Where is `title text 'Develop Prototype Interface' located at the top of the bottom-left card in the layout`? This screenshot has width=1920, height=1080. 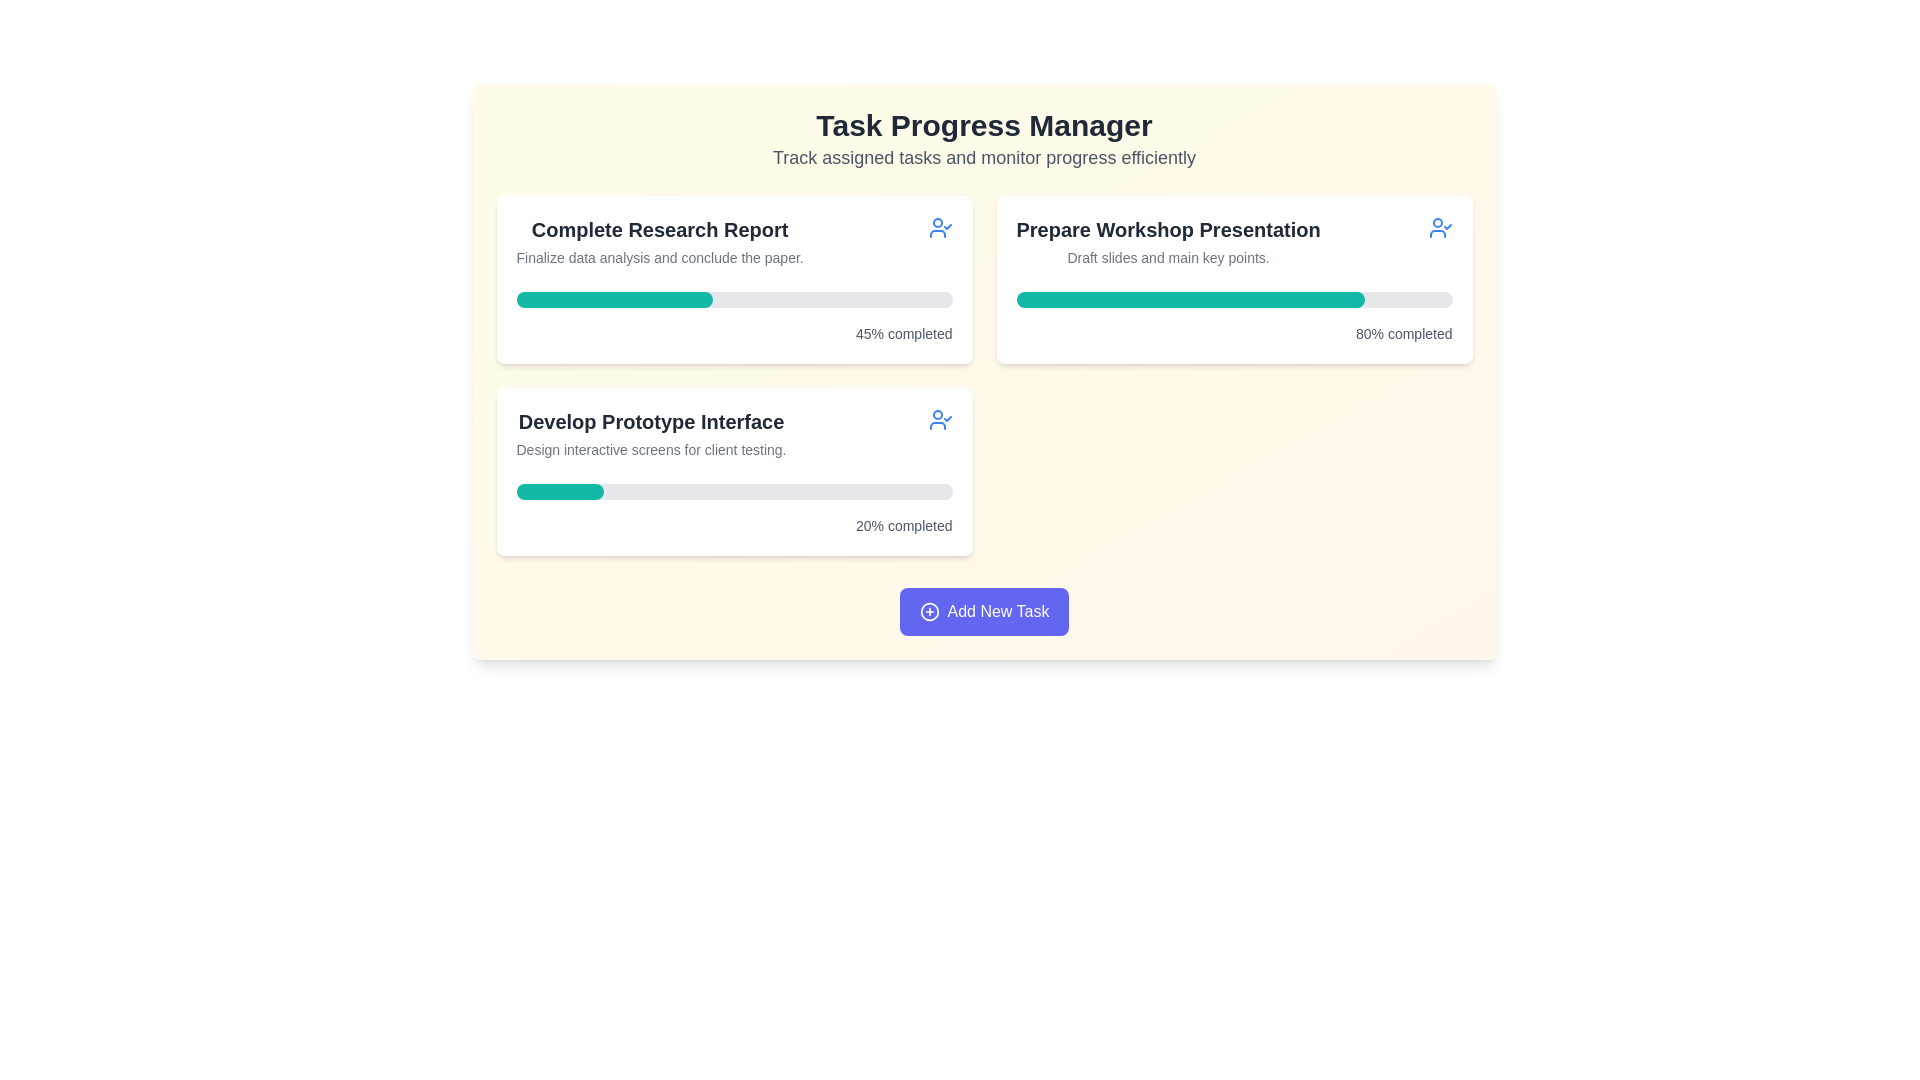
title text 'Develop Prototype Interface' located at the top of the bottom-left card in the layout is located at coordinates (651, 420).